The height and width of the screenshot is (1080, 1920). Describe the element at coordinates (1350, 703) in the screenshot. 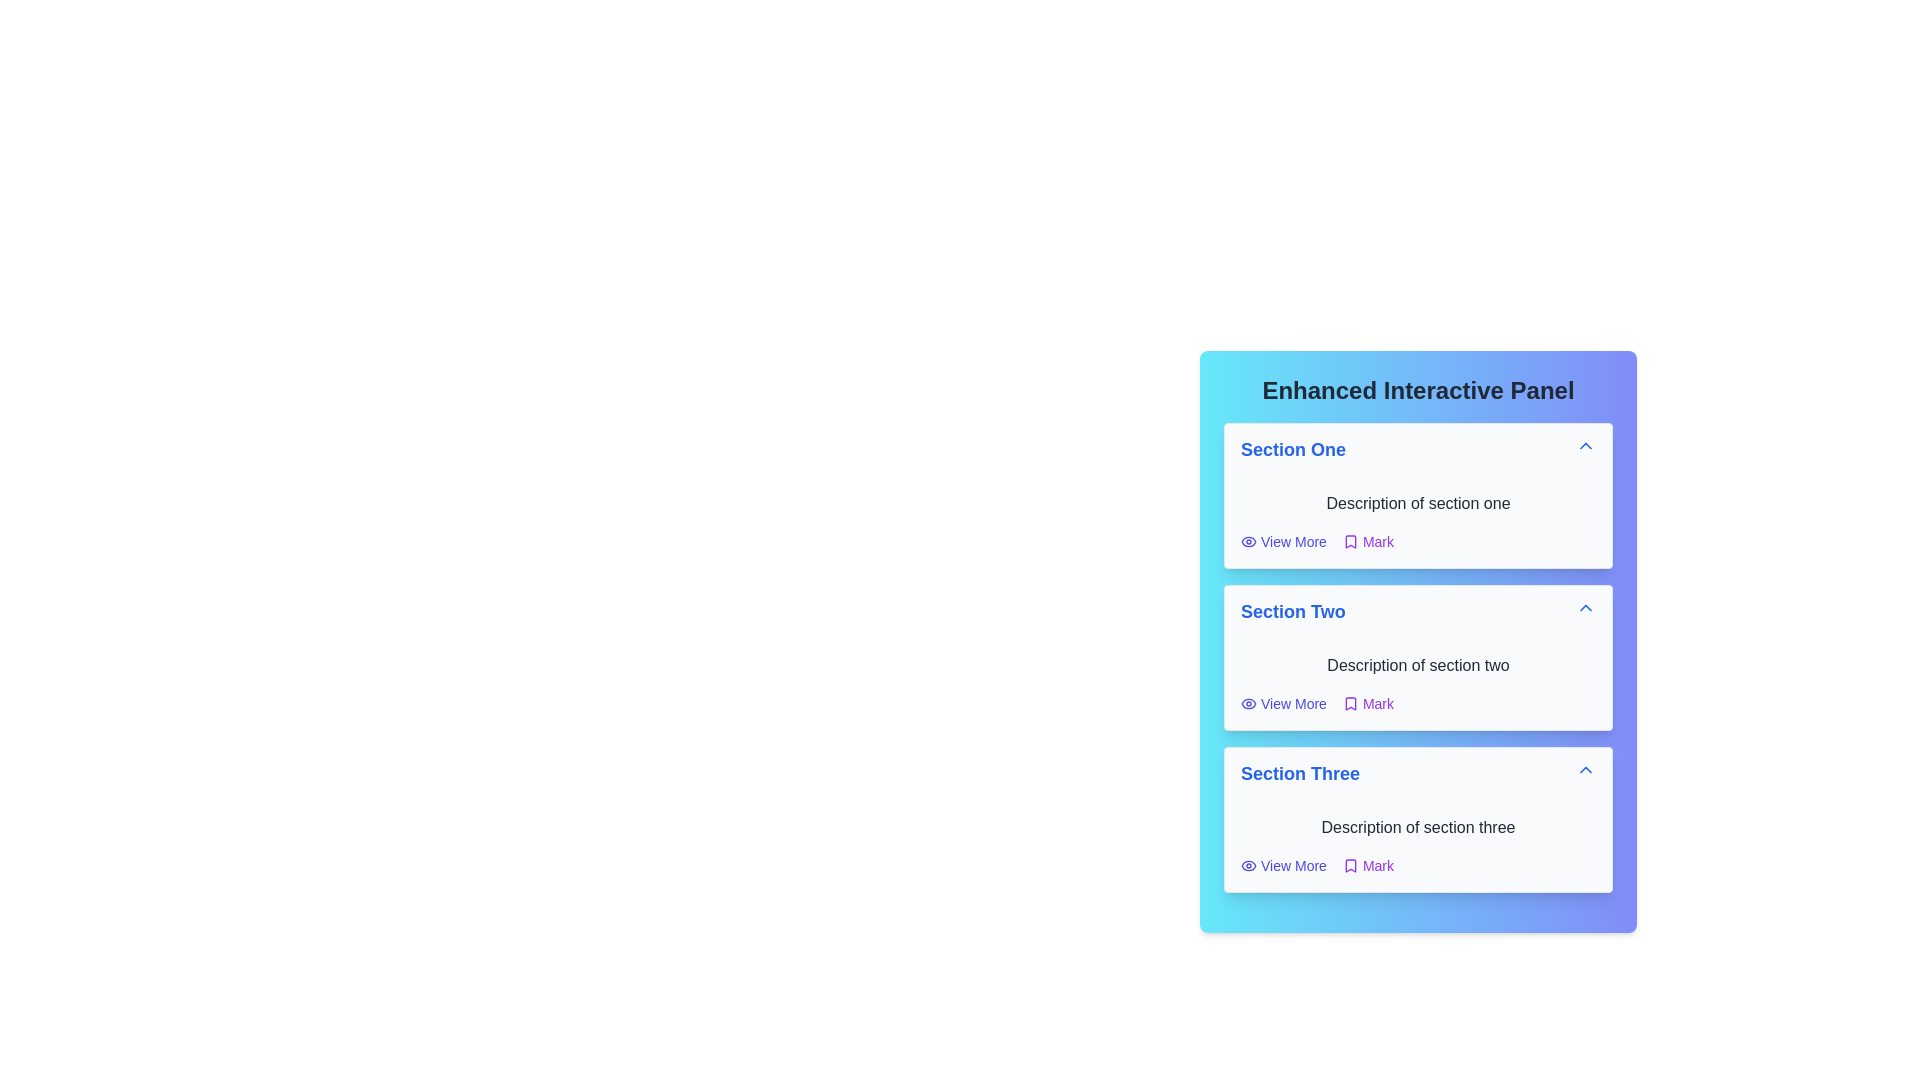

I see `the bookmark icon located in 'Section Two' at the bottom right corner of the collapsible sections` at that location.